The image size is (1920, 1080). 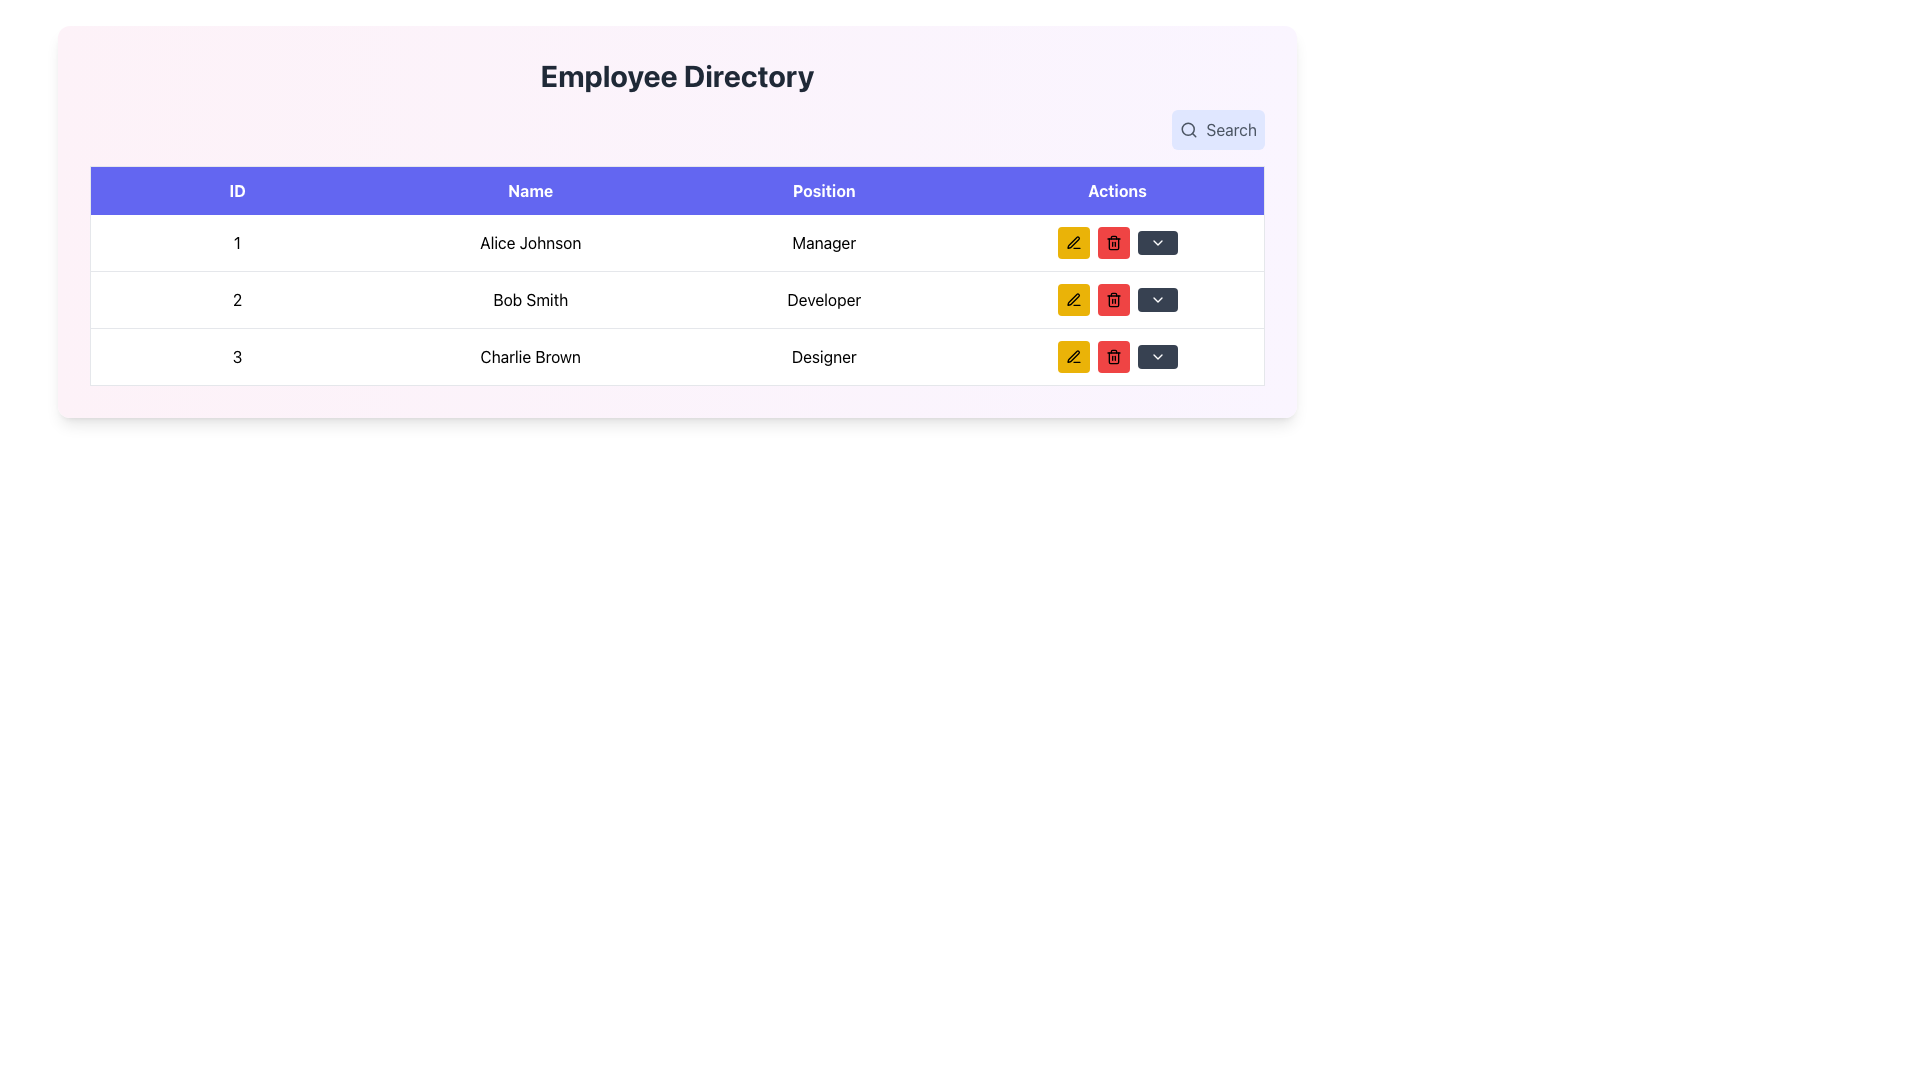 I want to click on the yellow rectangular button with a black pen icon located in the top row of the 'Actions' column, left of the red 'Delete' button for 'Alice Johnson', so click(x=1072, y=242).